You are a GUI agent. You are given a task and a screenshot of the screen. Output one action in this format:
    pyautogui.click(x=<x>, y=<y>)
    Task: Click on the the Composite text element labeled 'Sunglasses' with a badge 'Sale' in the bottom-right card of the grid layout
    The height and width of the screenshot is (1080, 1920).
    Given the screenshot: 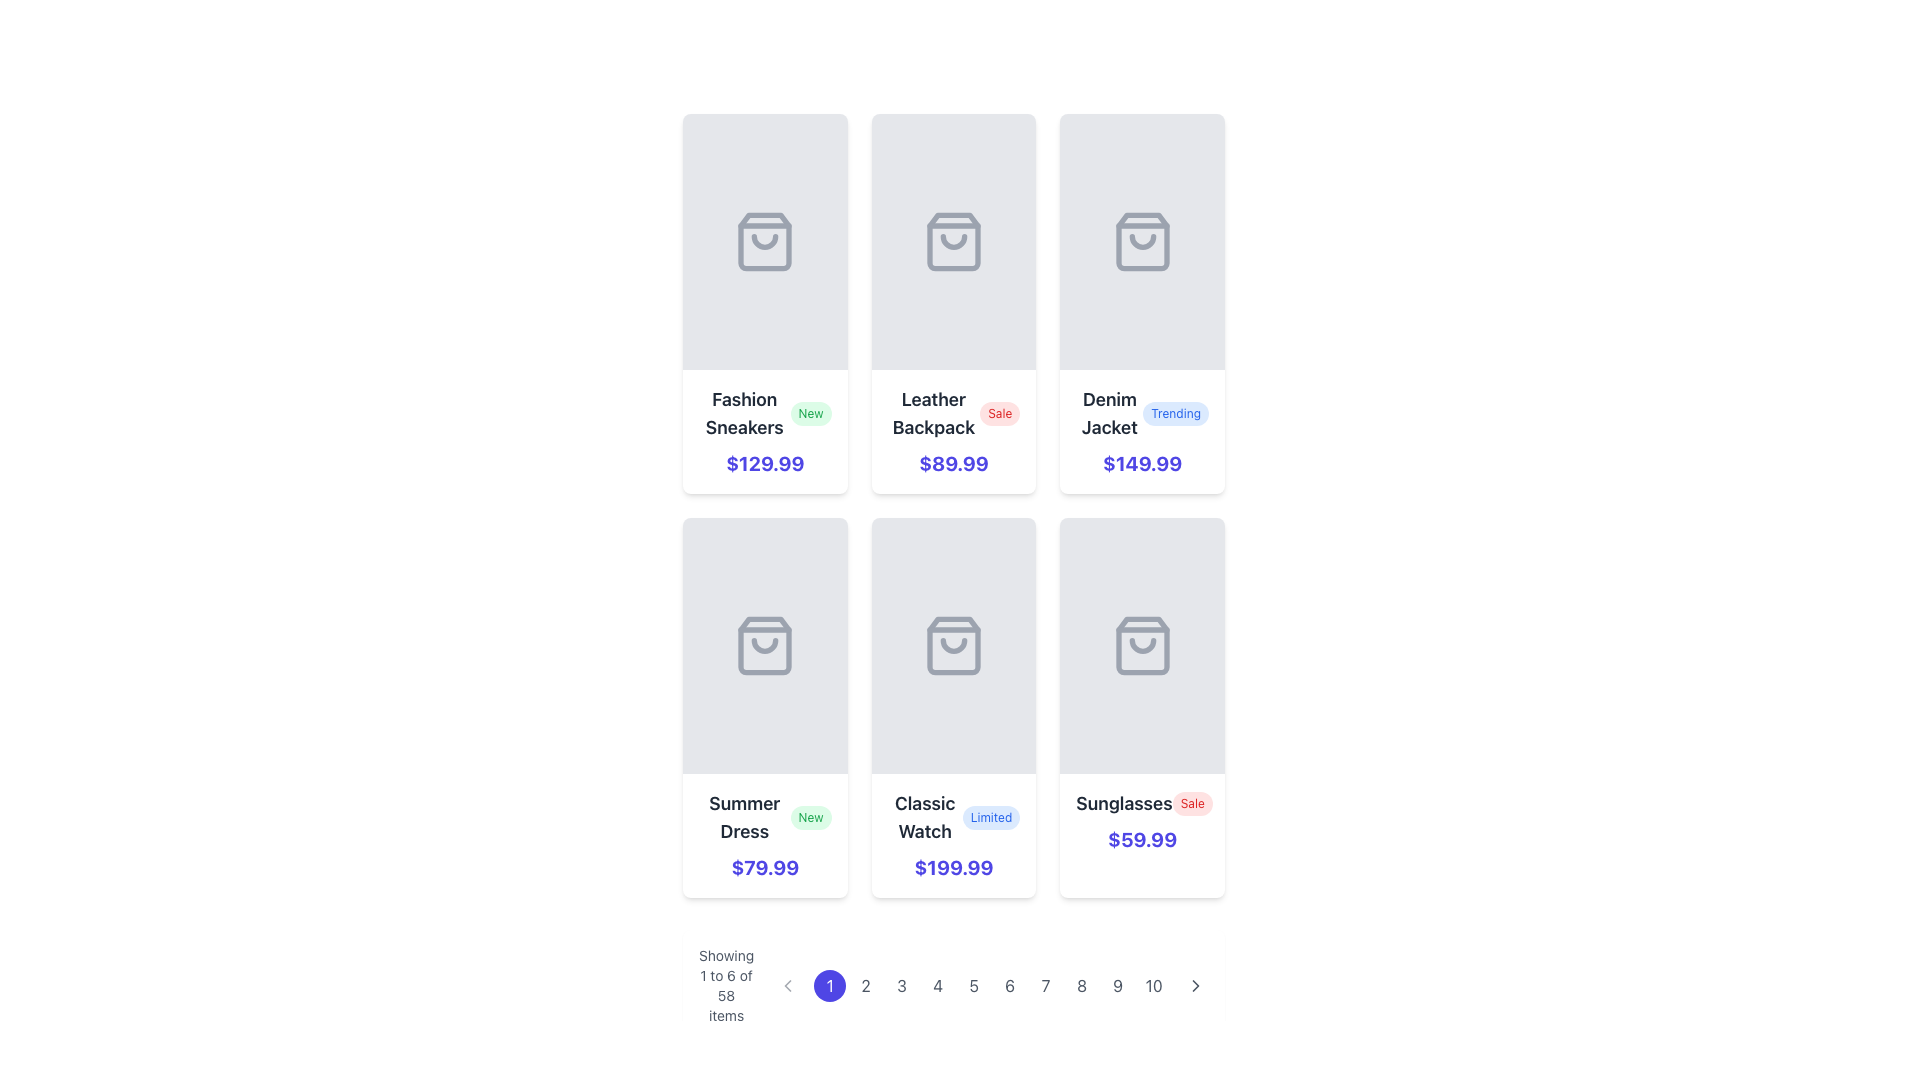 What is the action you would take?
    pyautogui.click(x=1142, y=802)
    